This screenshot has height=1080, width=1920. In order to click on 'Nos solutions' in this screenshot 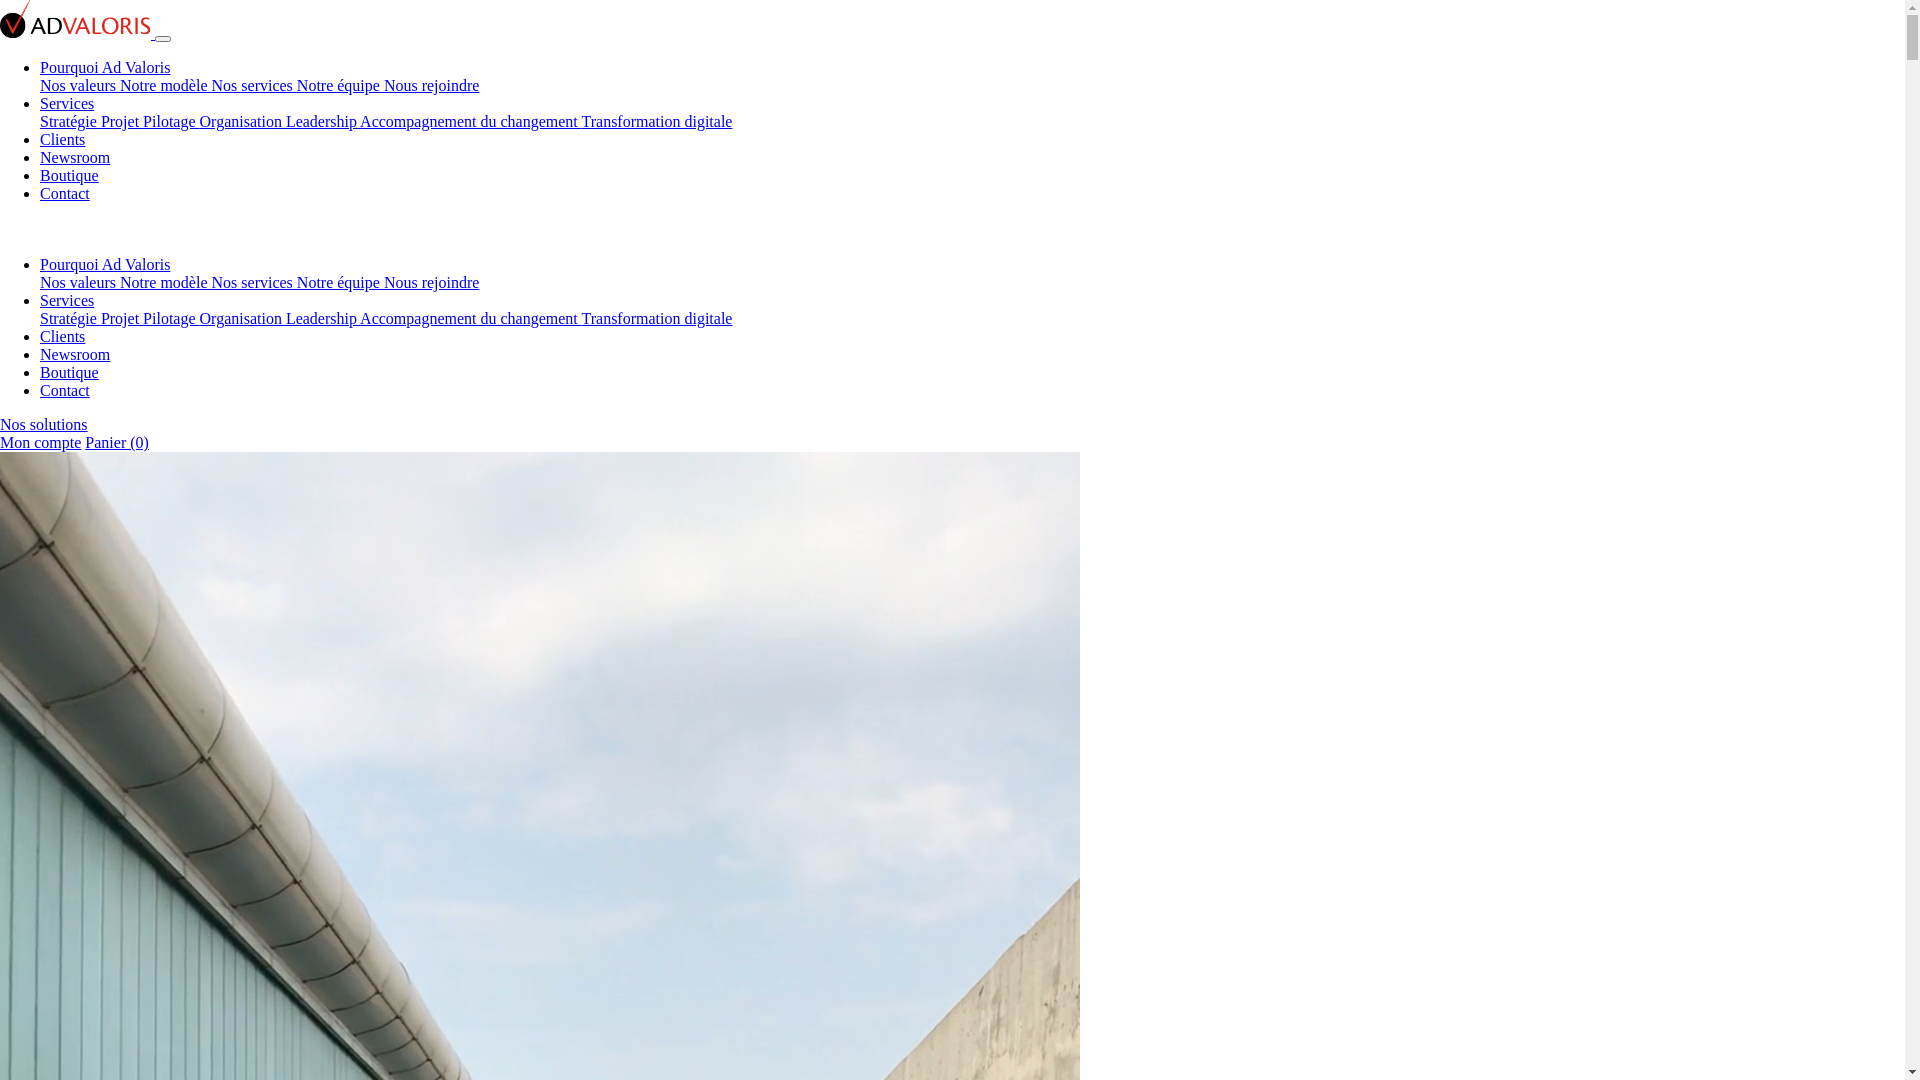, I will do `click(43, 423)`.